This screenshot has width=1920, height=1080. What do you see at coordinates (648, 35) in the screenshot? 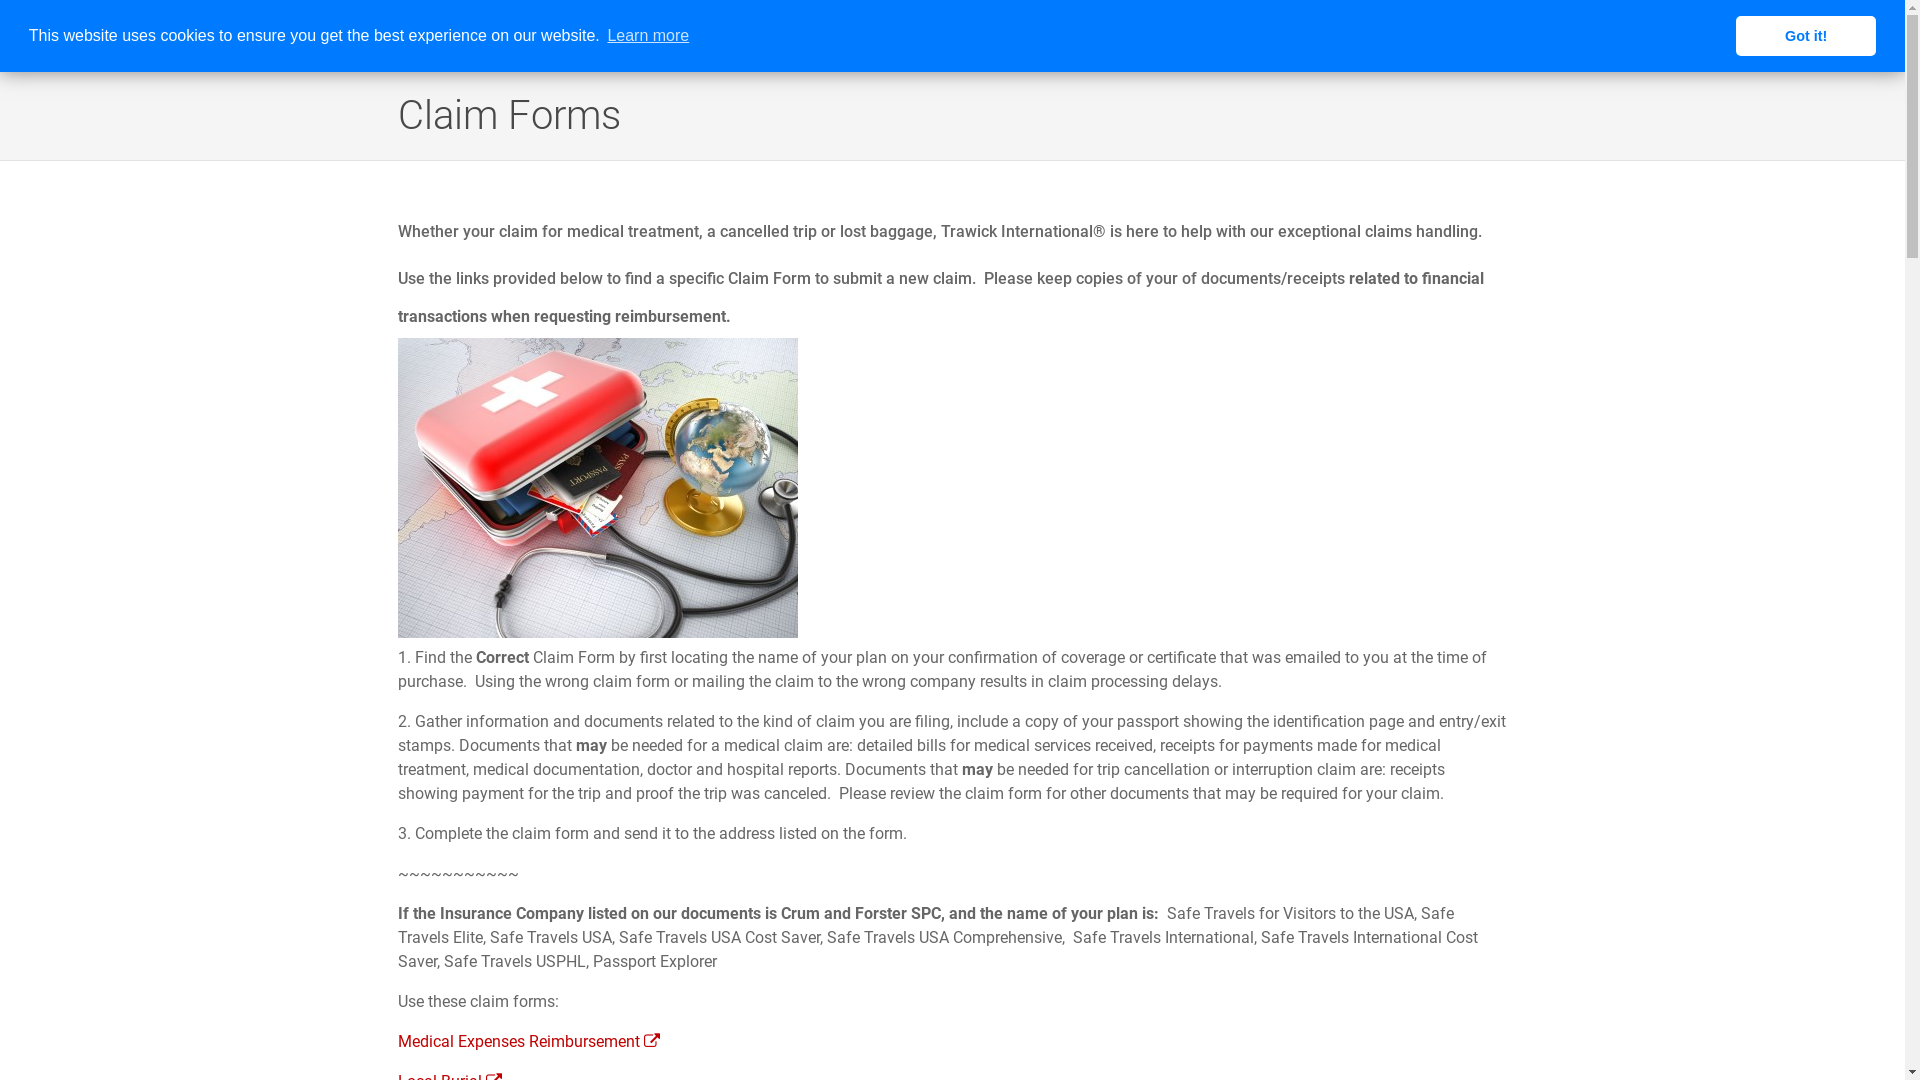
I see `'Learn more'` at bounding box center [648, 35].